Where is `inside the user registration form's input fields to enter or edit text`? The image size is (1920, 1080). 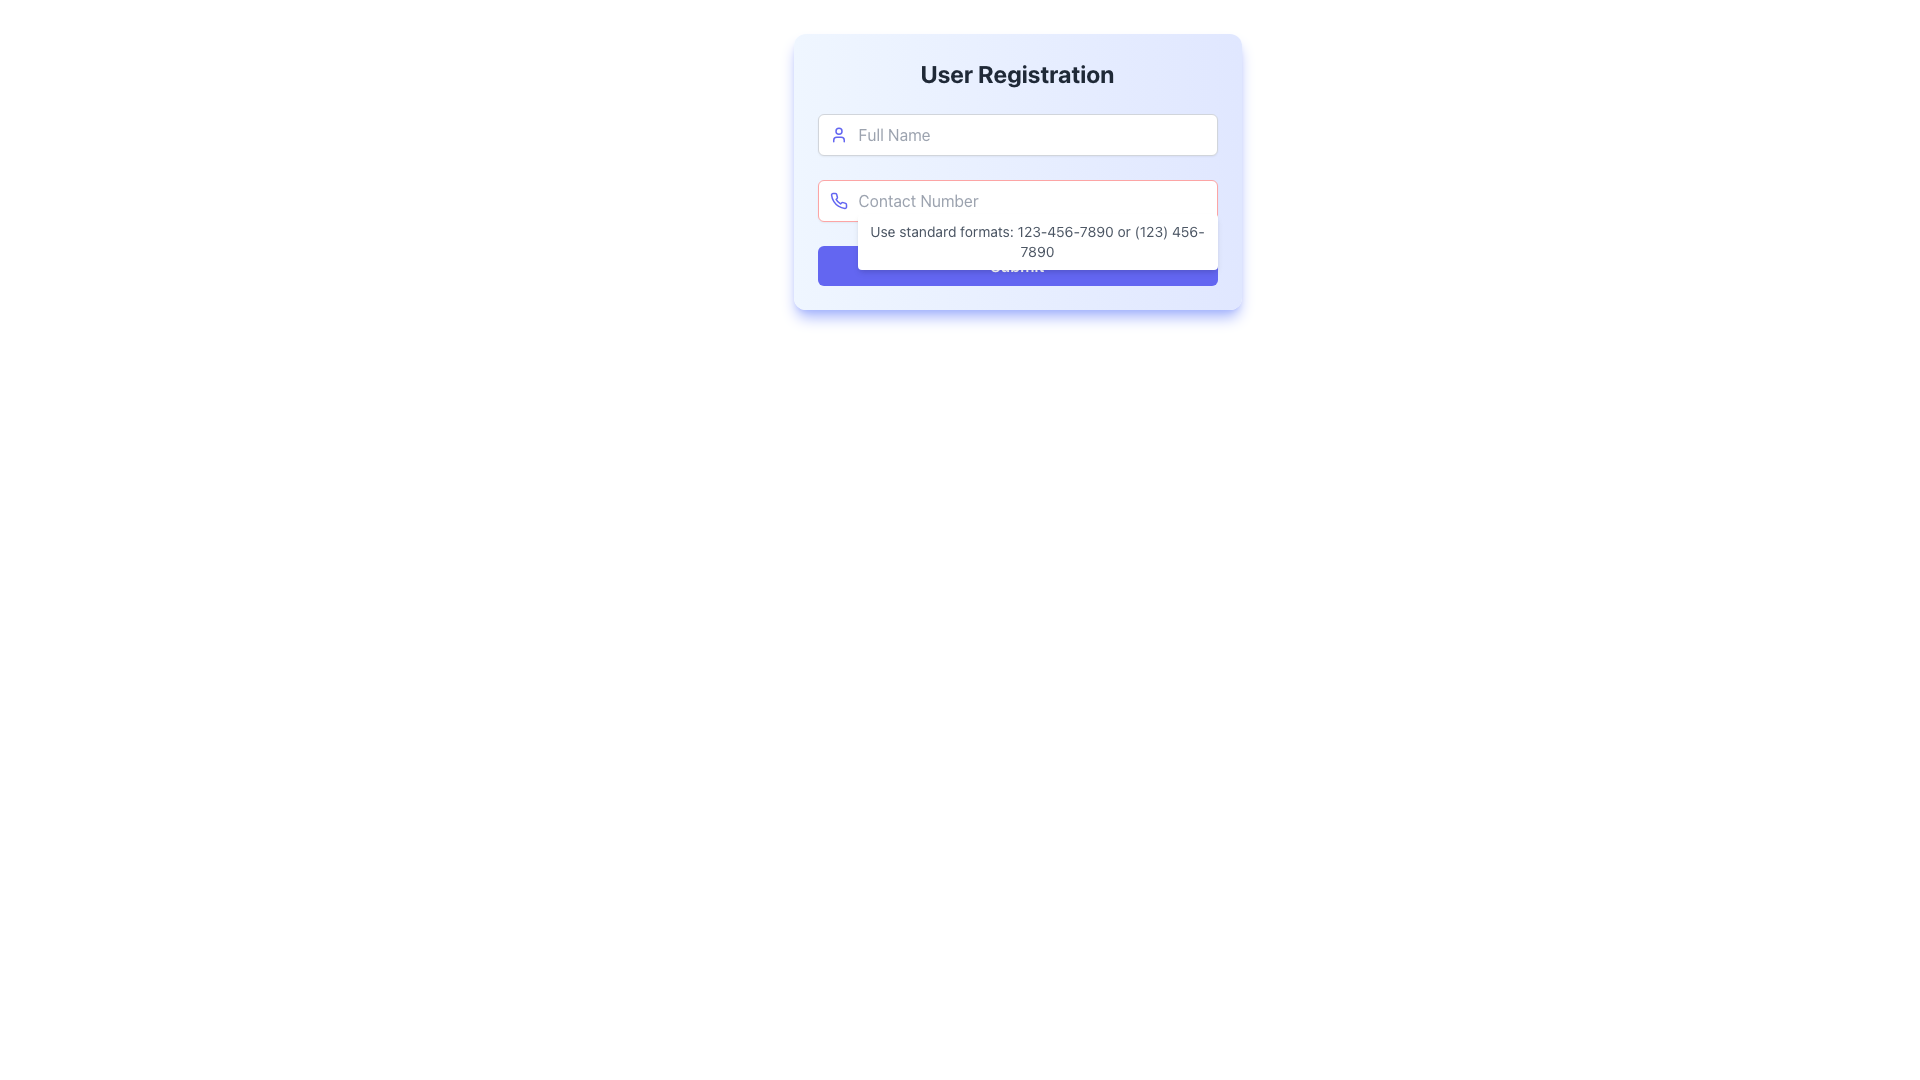 inside the user registration form's input fields to enter or edit text is located at coordinates (1017, 171).